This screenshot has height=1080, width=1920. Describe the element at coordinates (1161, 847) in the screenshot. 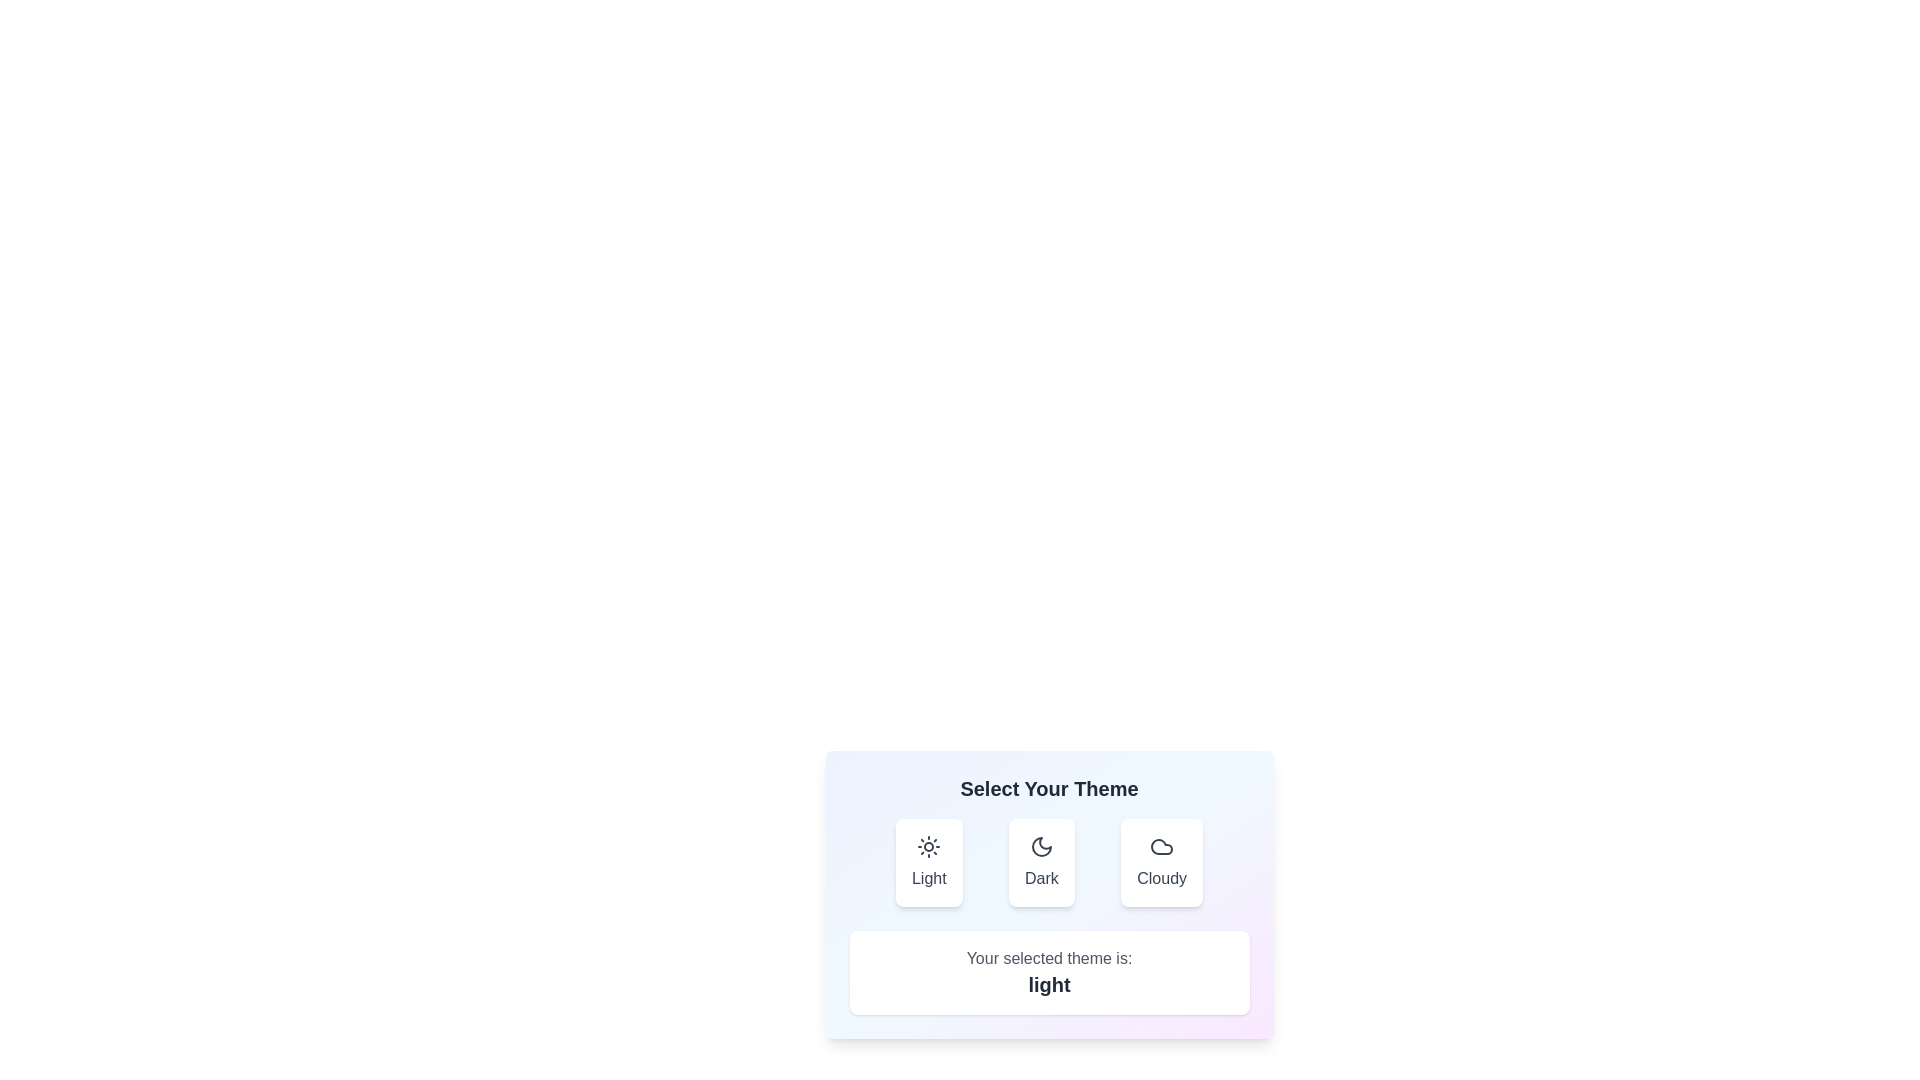

I see `the 'Cloudy' theme selection icon, which is a gray-outlined cloud graphic in the light-themed user interface` at that location.